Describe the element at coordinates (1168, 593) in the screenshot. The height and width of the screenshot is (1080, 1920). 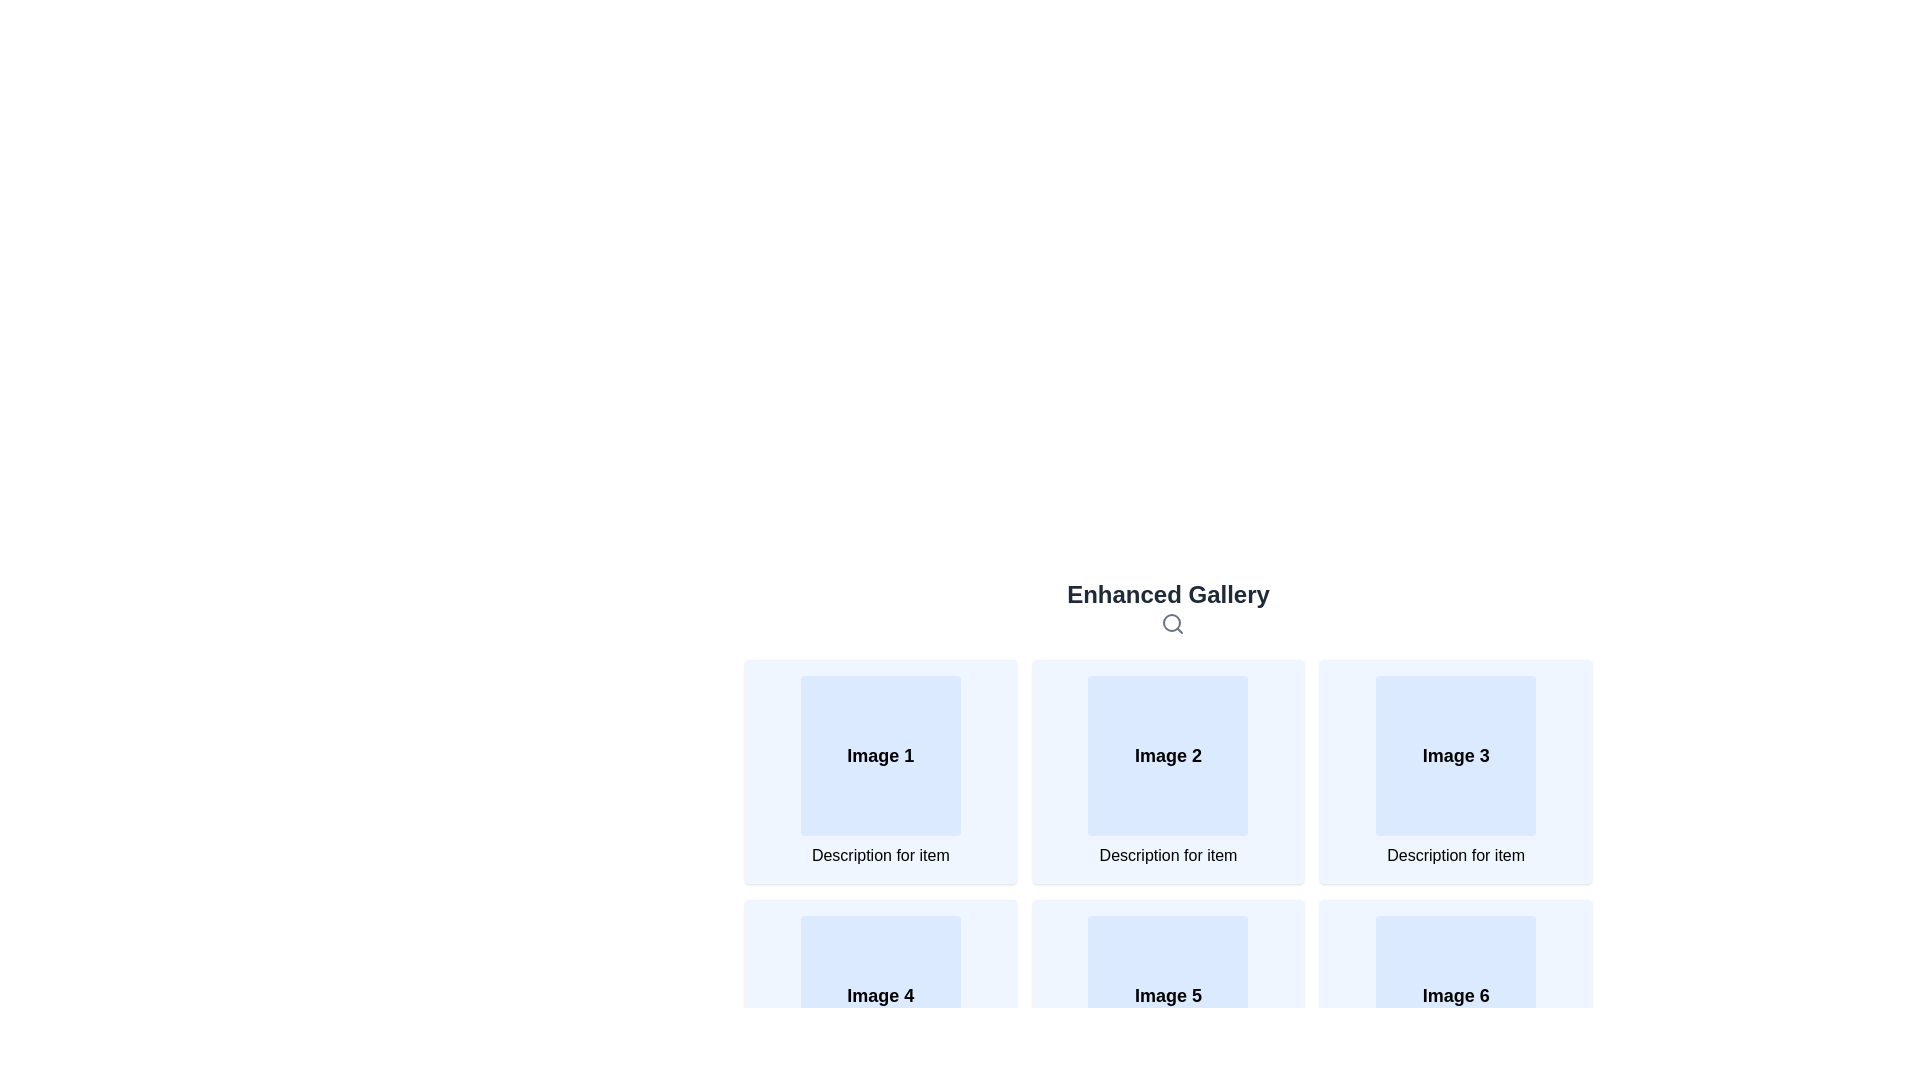
I see `text label that displays 'Enhanced Gallery' in bold and large font, located prominently near the top section of the layout` at that location.